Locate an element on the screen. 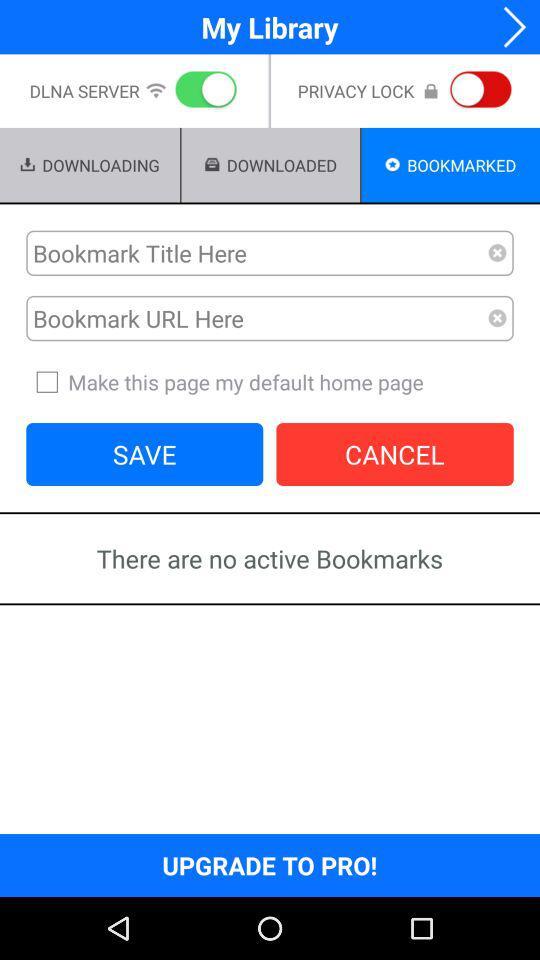  cancel is located at coordinates (395, 454).